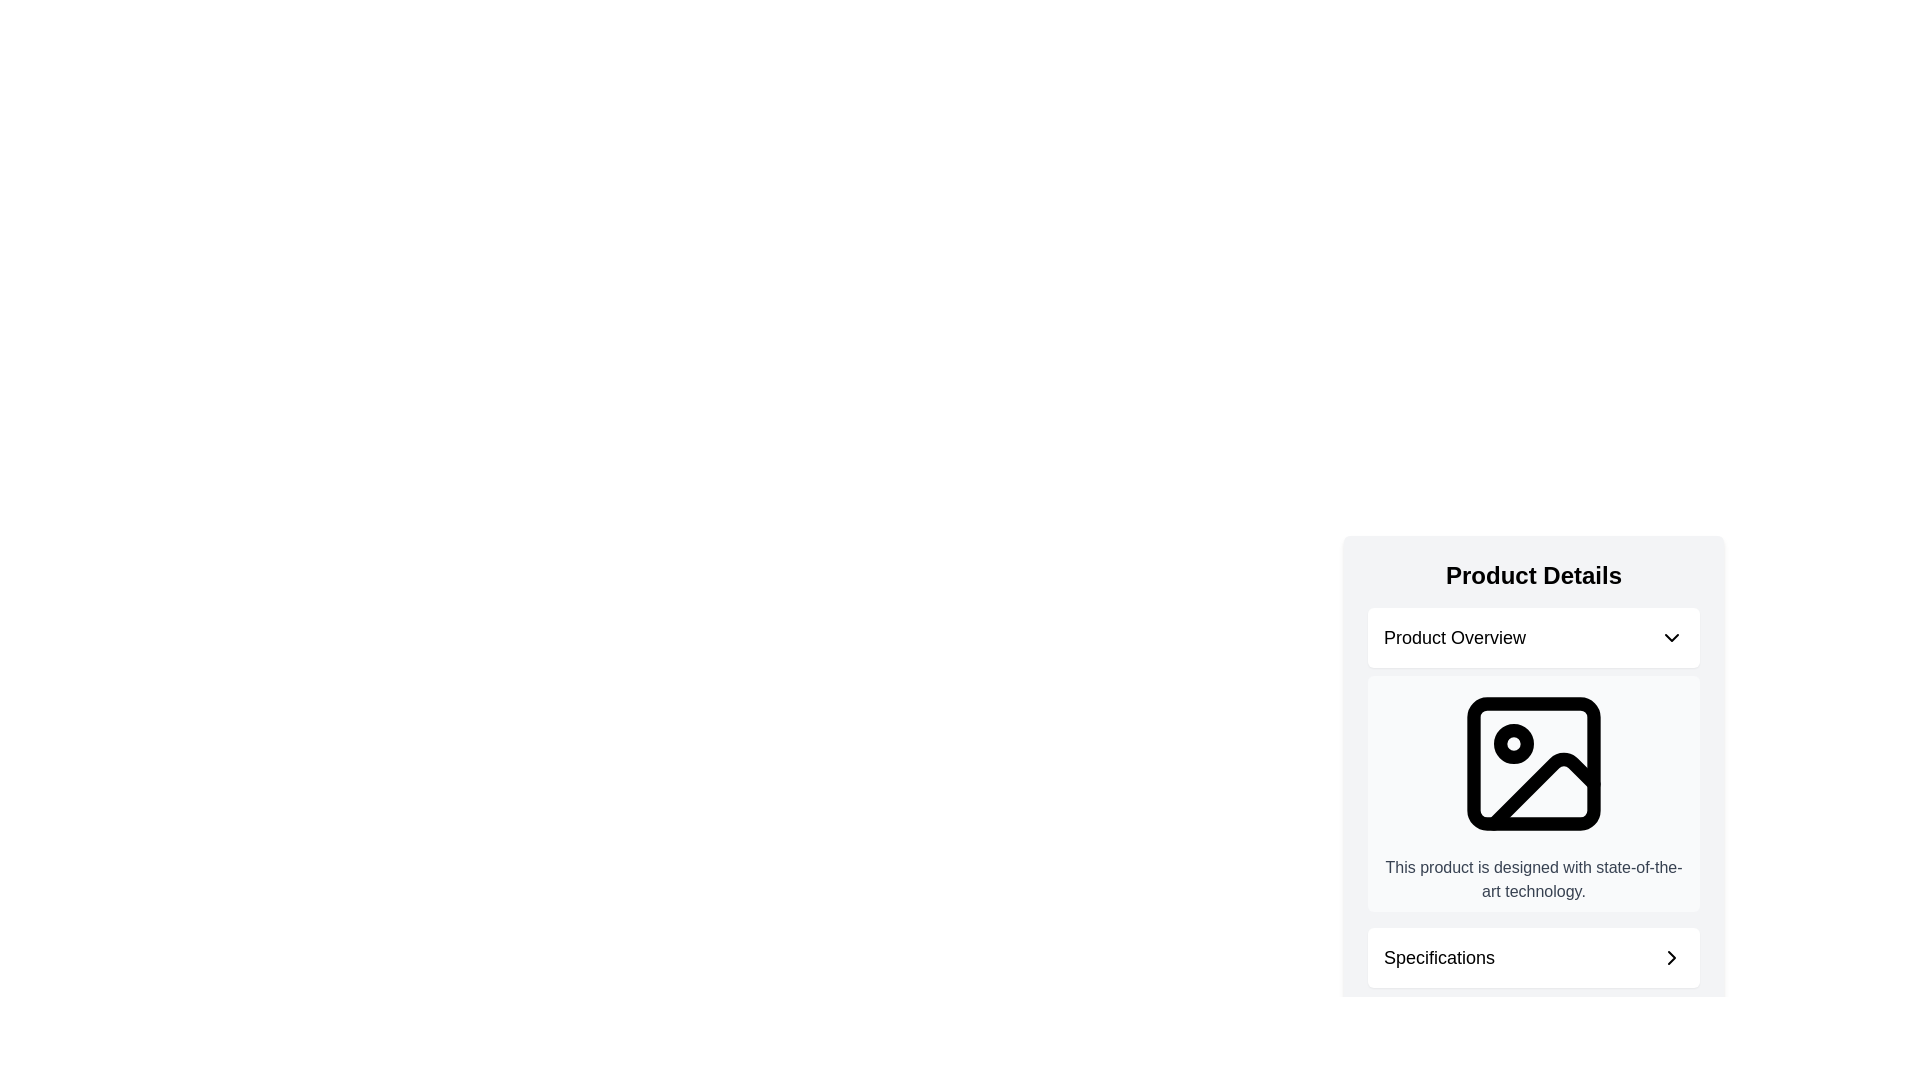 This screenshot has width=1920, height=1080. What do you see at coordinates (1533, 754) in the screenshot?
I see `the Image Icon with Text Description element, which features a black outline photo frame icon and the text 'This product is designed with state-of-the-art technology.' located in the 'Product Details' section` at bounding box center [1533, 754].